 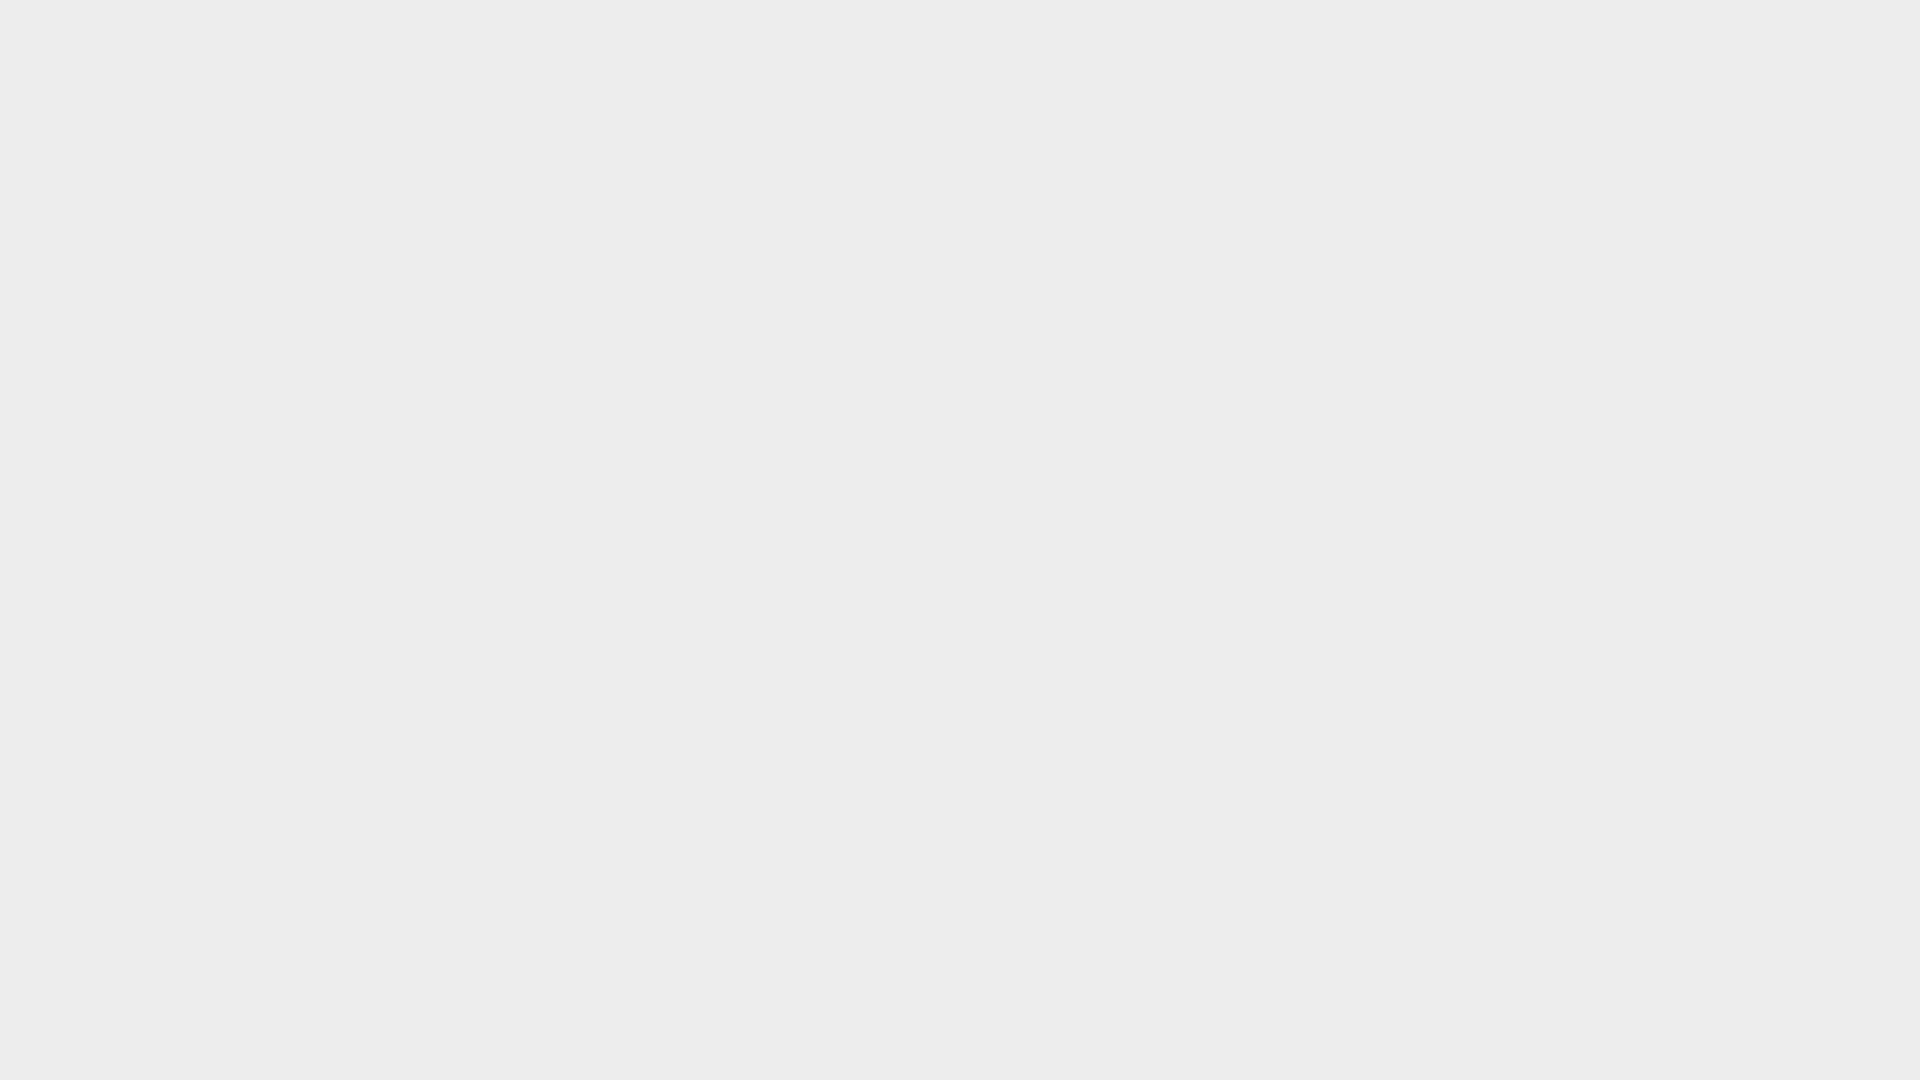 I want to click on 'Sermons', so click(x=1106, y=122).